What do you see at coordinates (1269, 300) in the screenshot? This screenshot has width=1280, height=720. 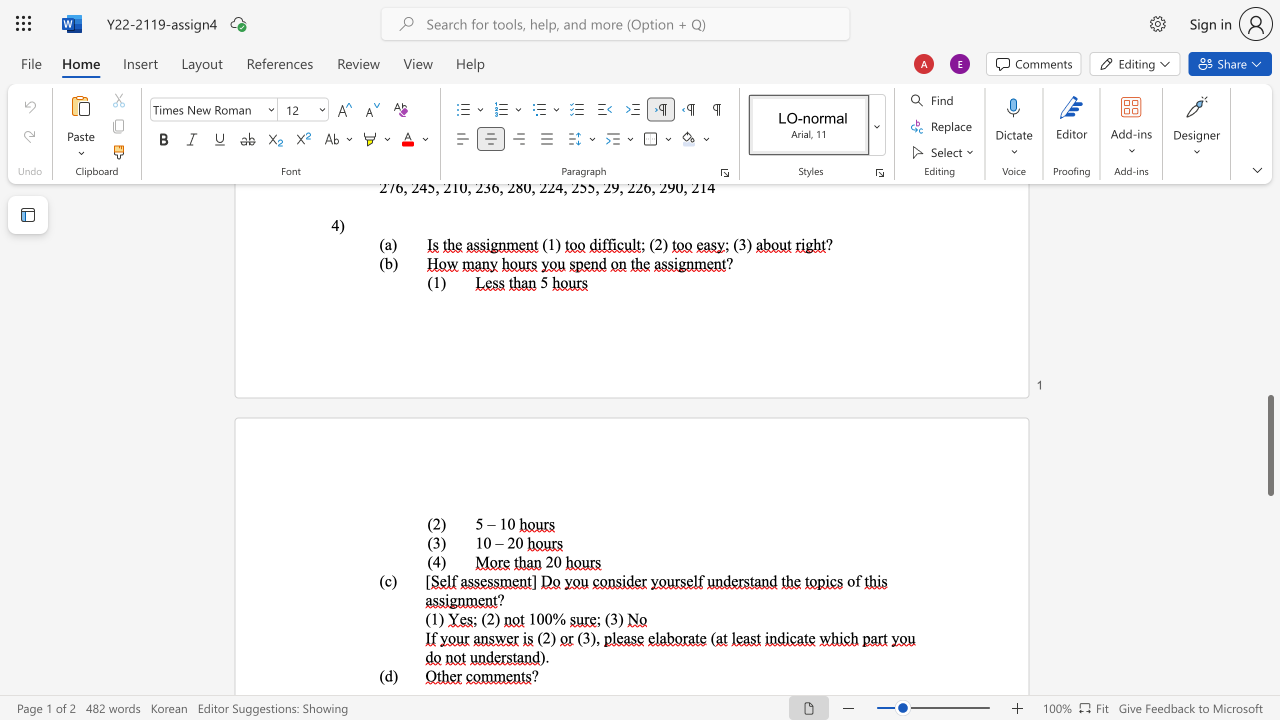 I see `the scrollbar to move the page up` at bounding box center [1269, 300].